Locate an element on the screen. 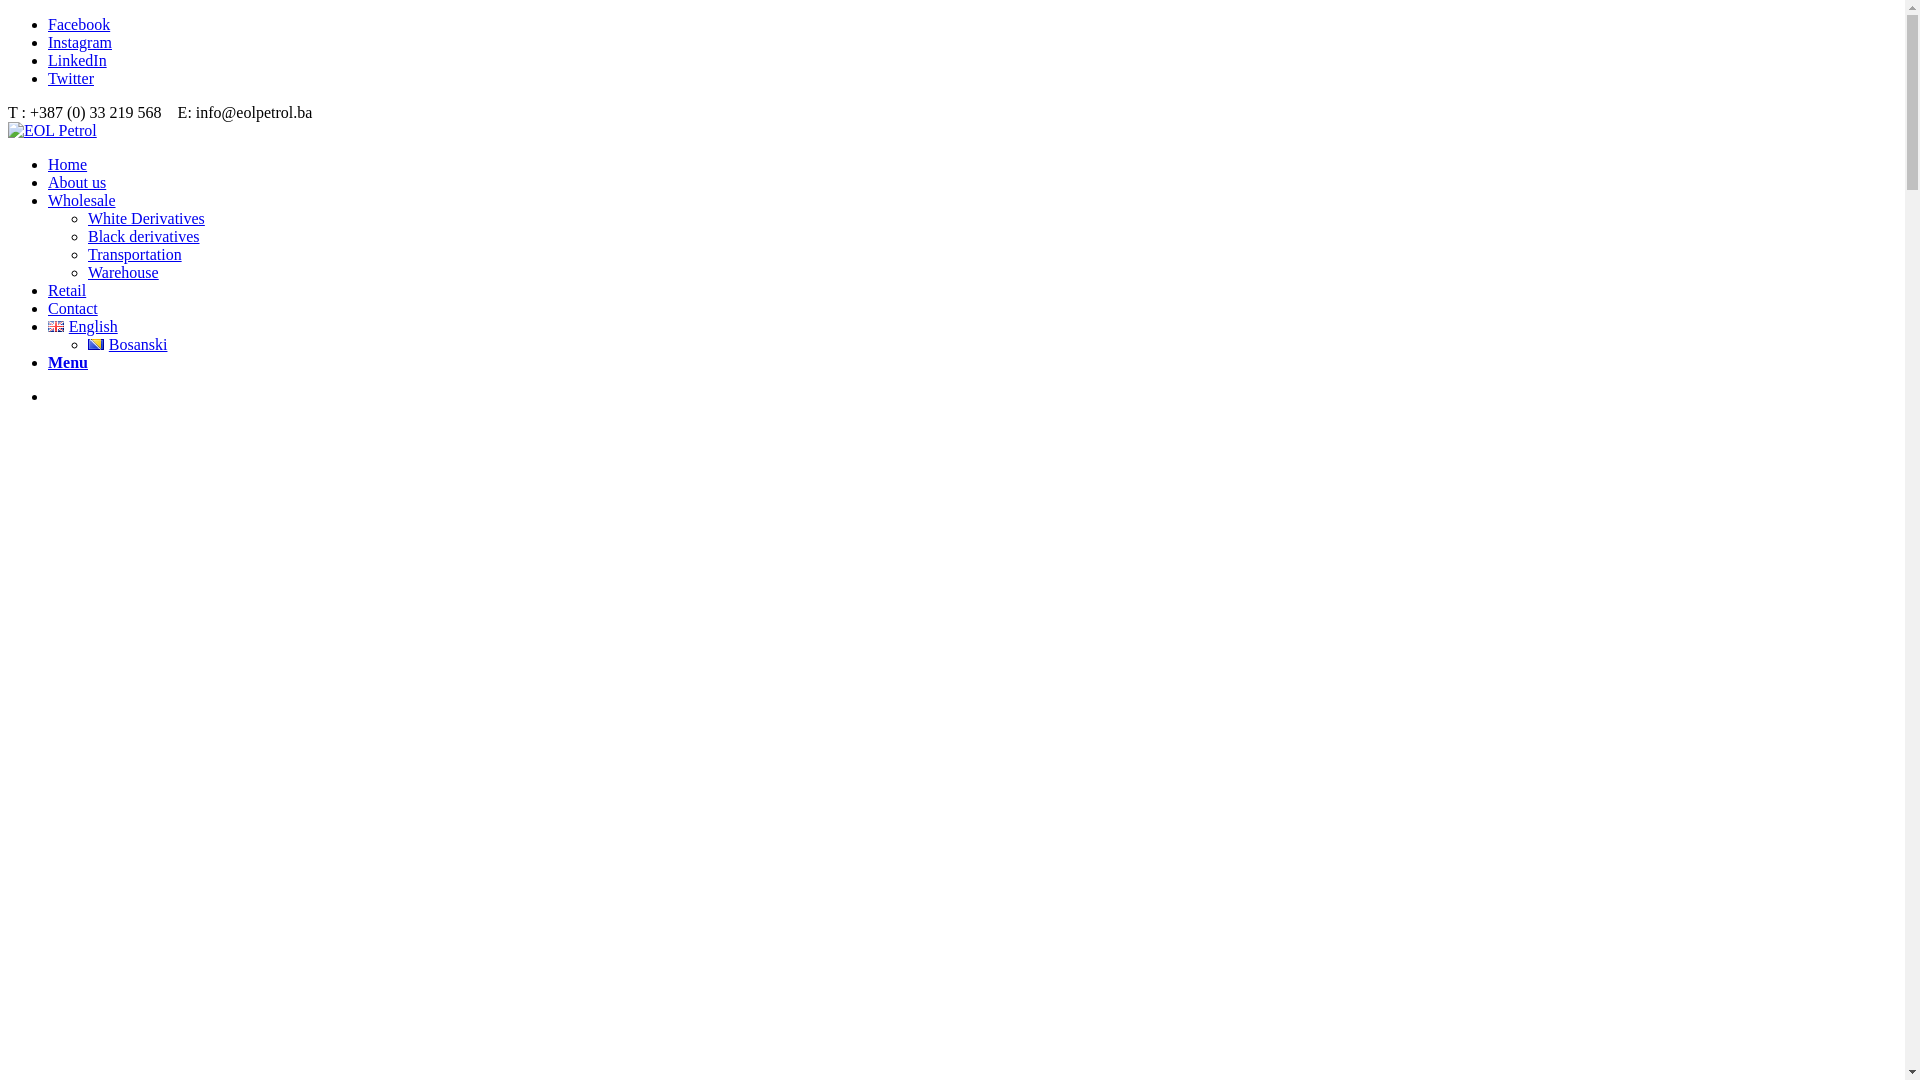 This screenshot has height=1080, width=1920. 'Menu' is located at coordinates (48, 362).